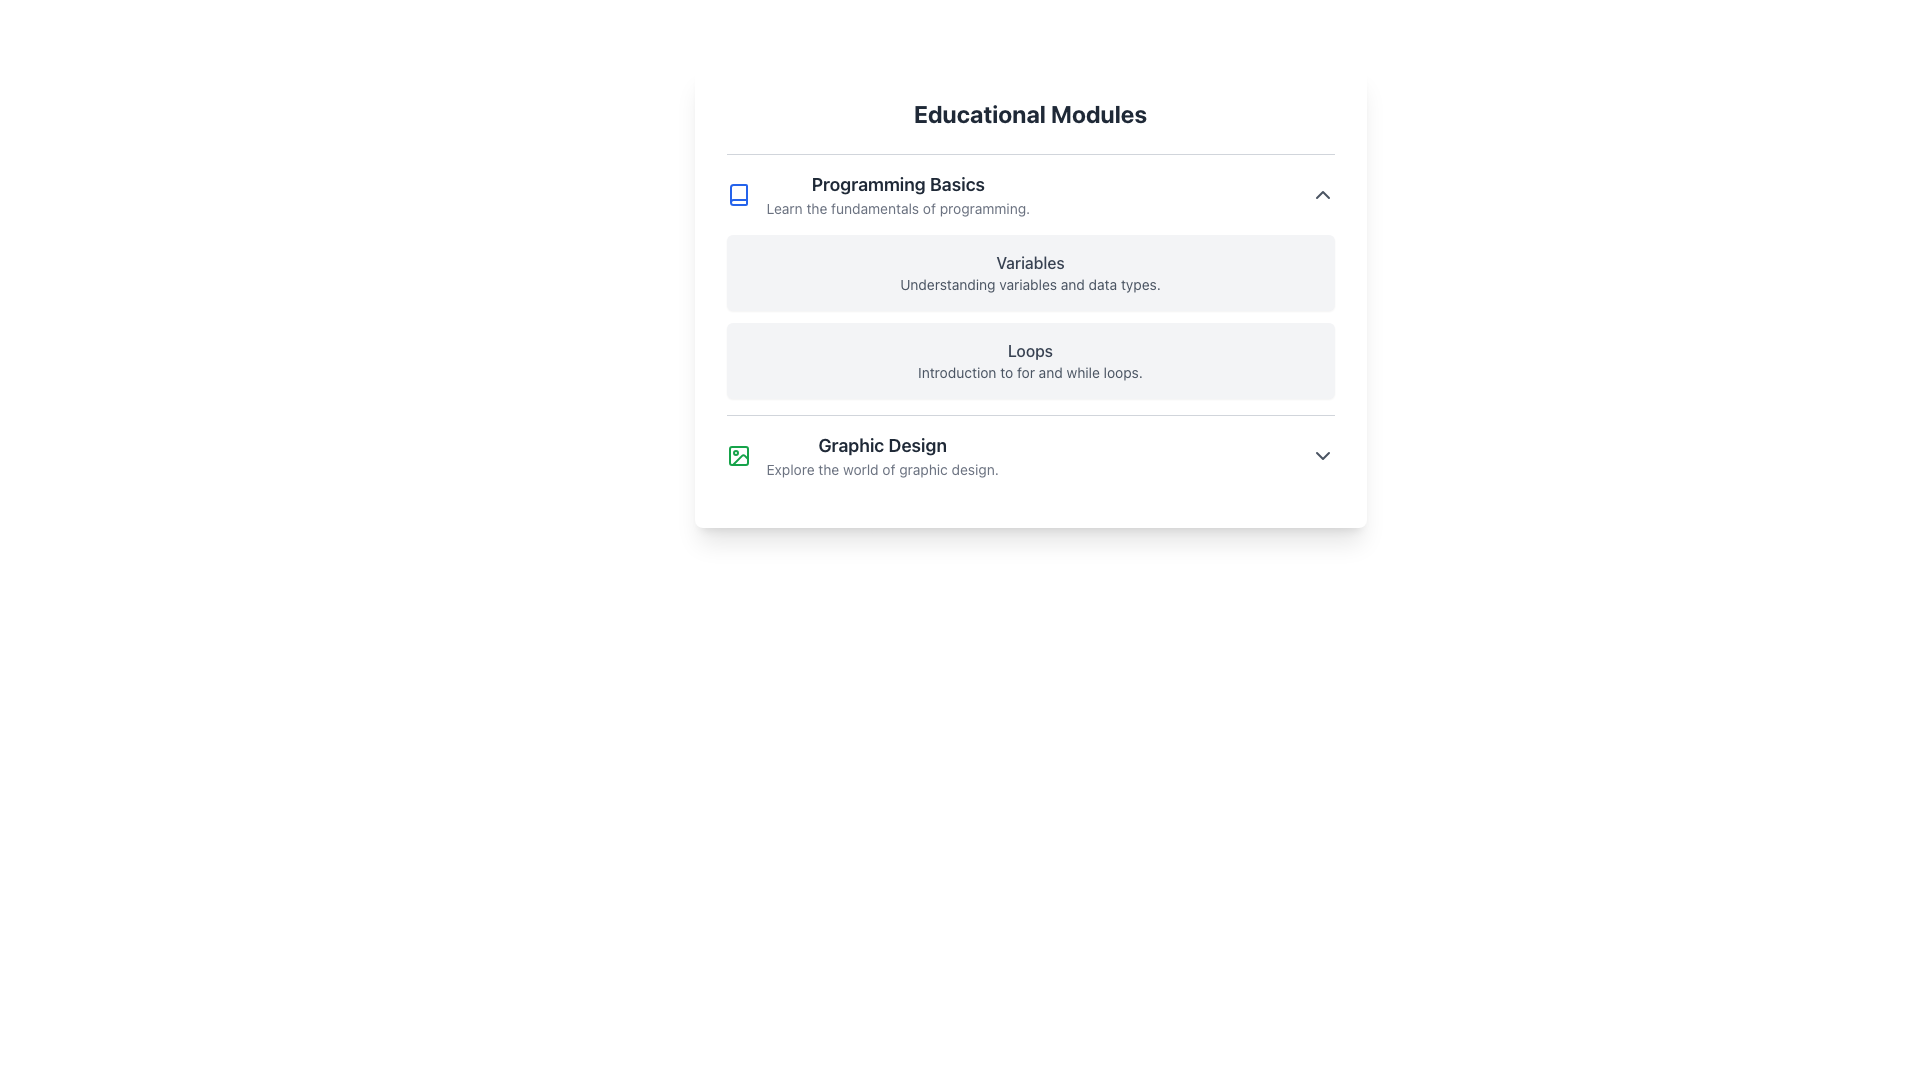 The width and height of the screenshot is (1920, 1080). I want to click on text 'Introduction to for and while loops.' located below the 'Loops' heading, which is styled with a smaller gray font, so click(1030, 373).